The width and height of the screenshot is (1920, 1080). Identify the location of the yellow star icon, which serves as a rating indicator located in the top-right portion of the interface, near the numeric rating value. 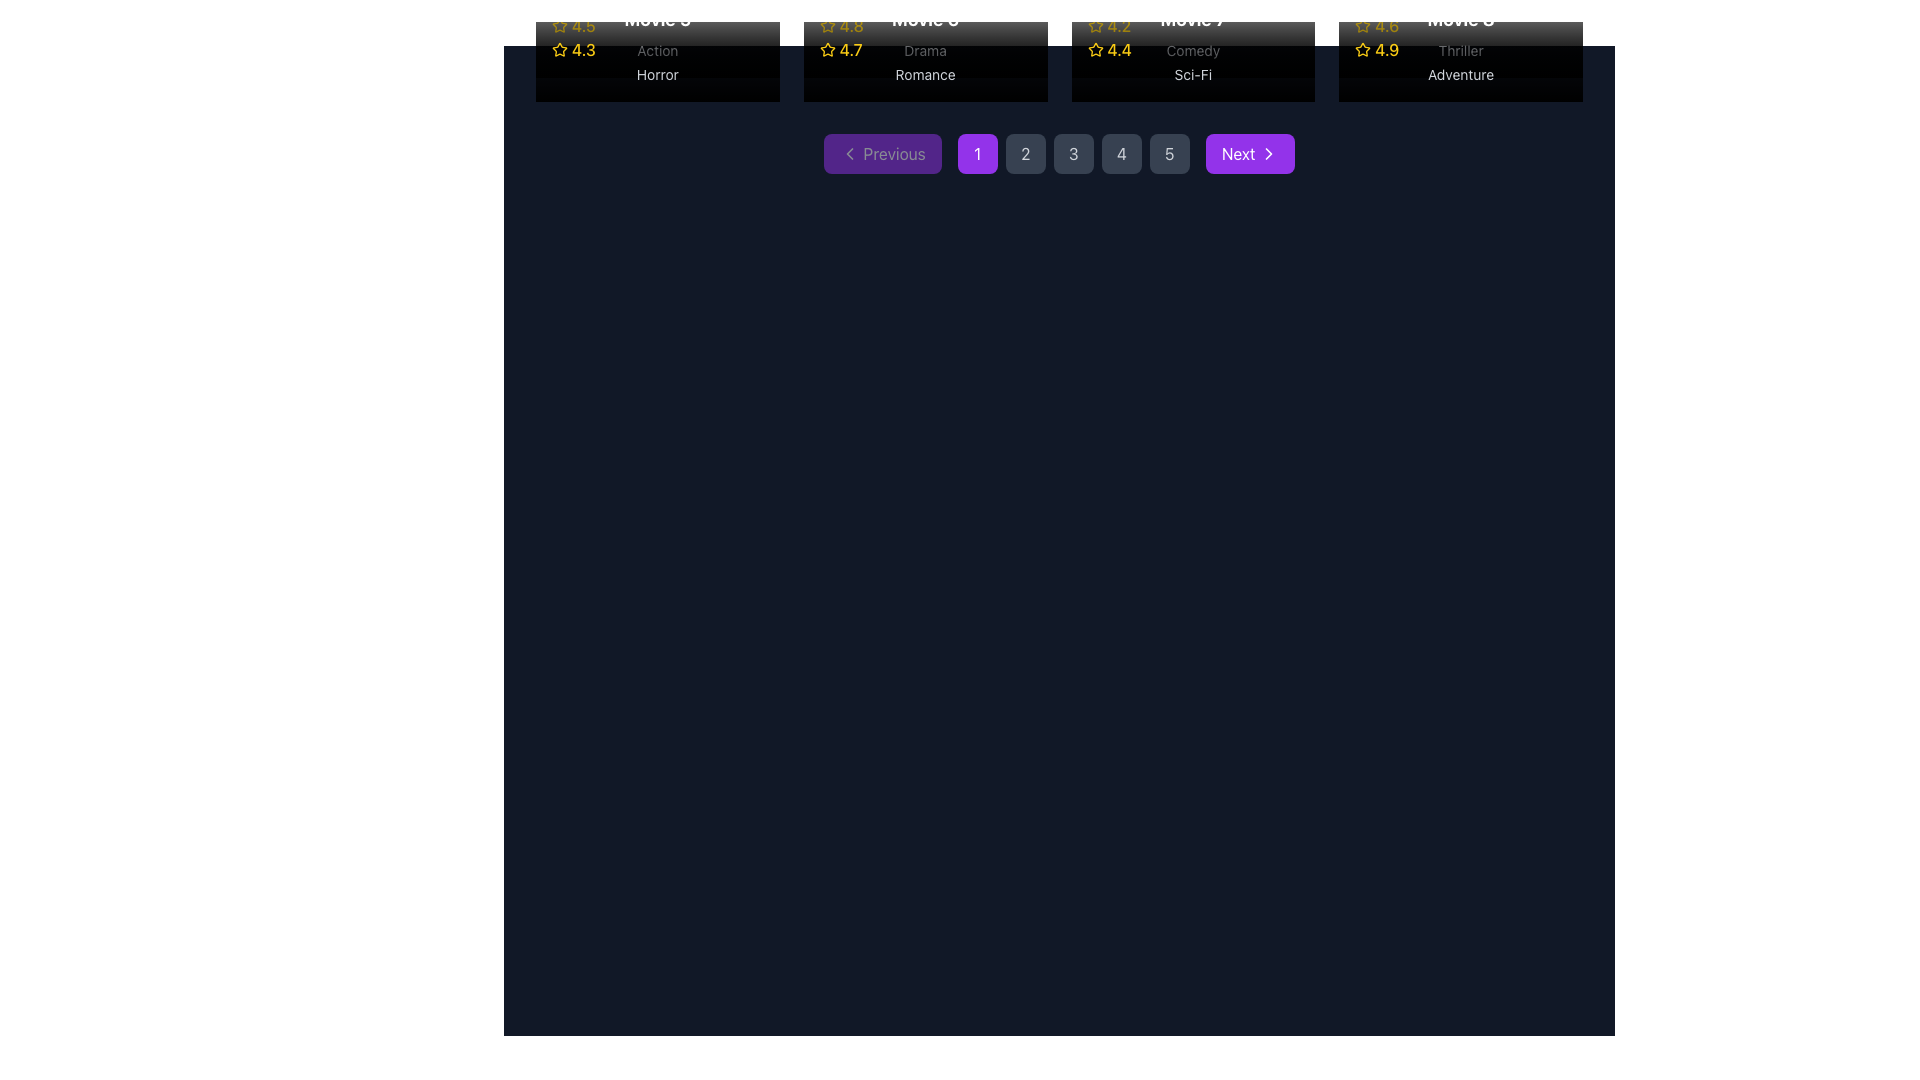
(1362, 26).